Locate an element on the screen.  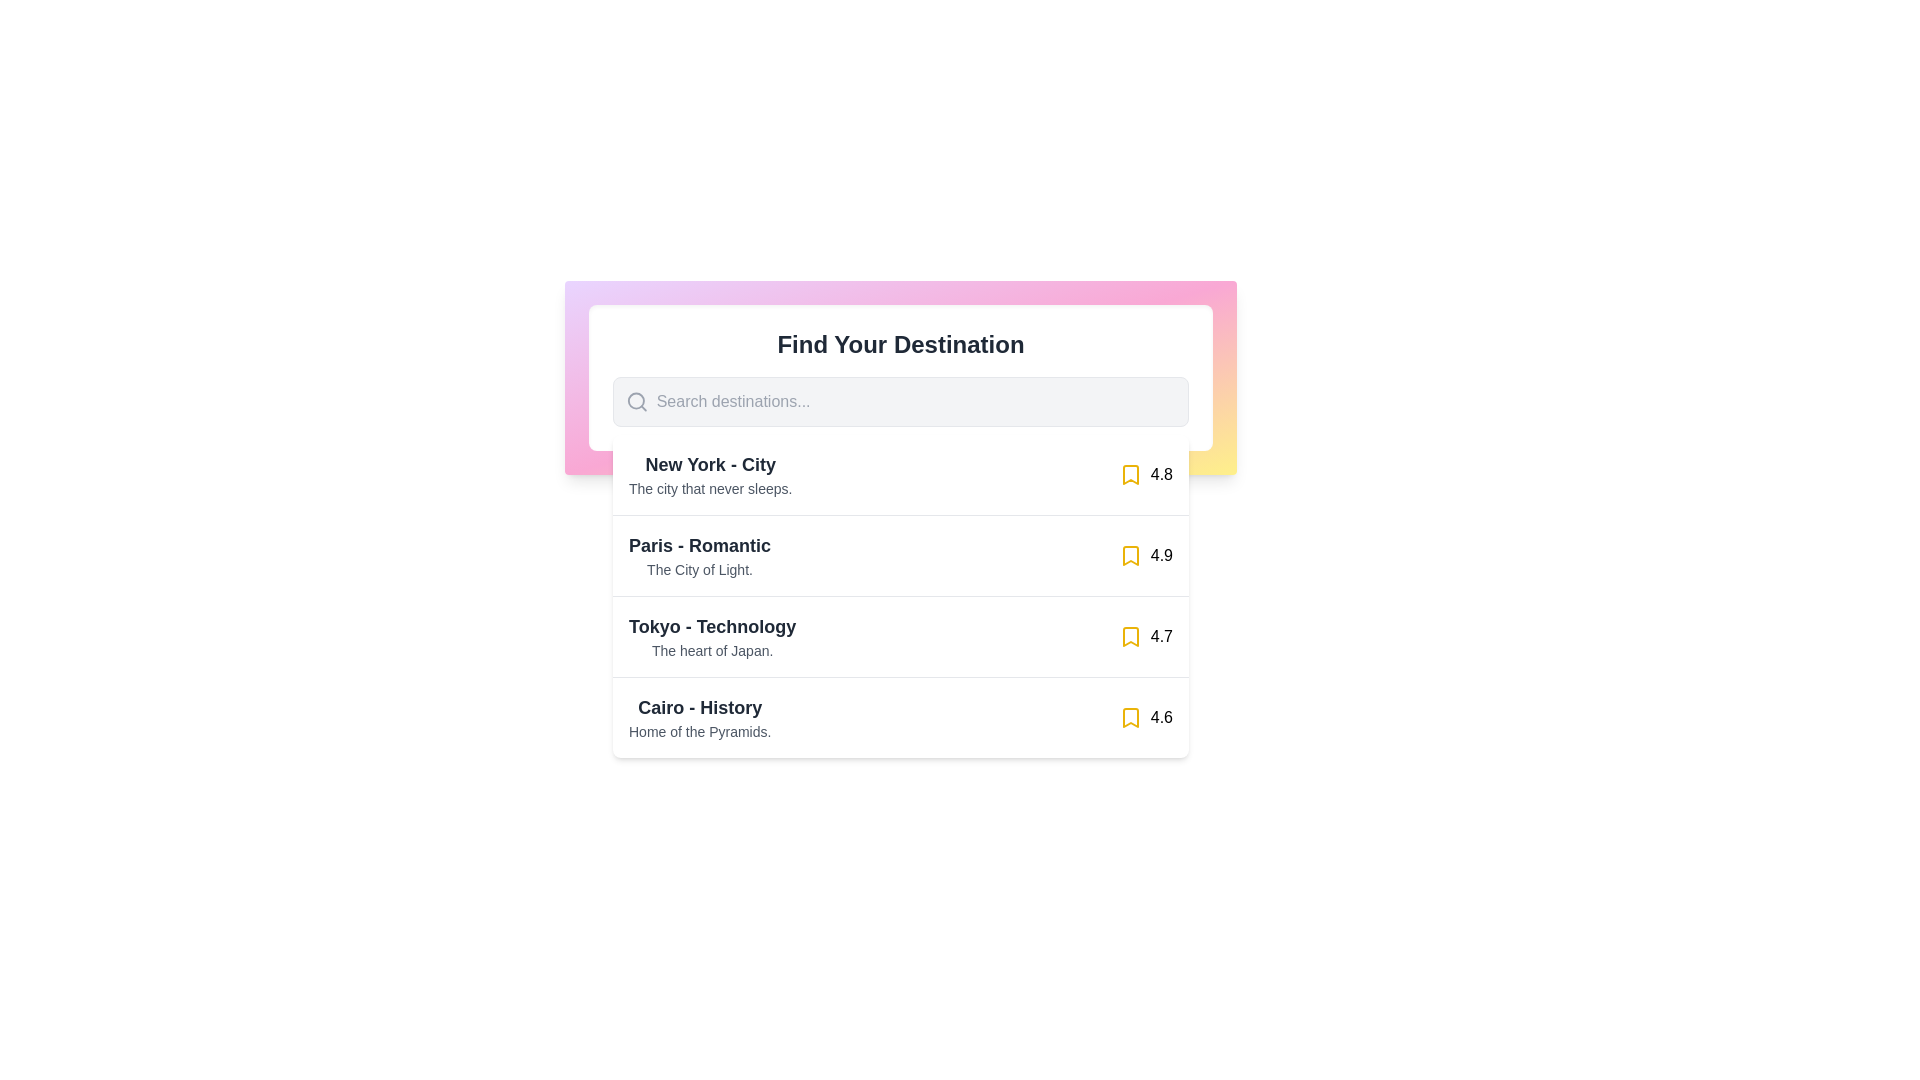
descriptive text label located directly beneath the 'New York - City' heading, which provides additional context about the destination is located at coordinates (710, 489).